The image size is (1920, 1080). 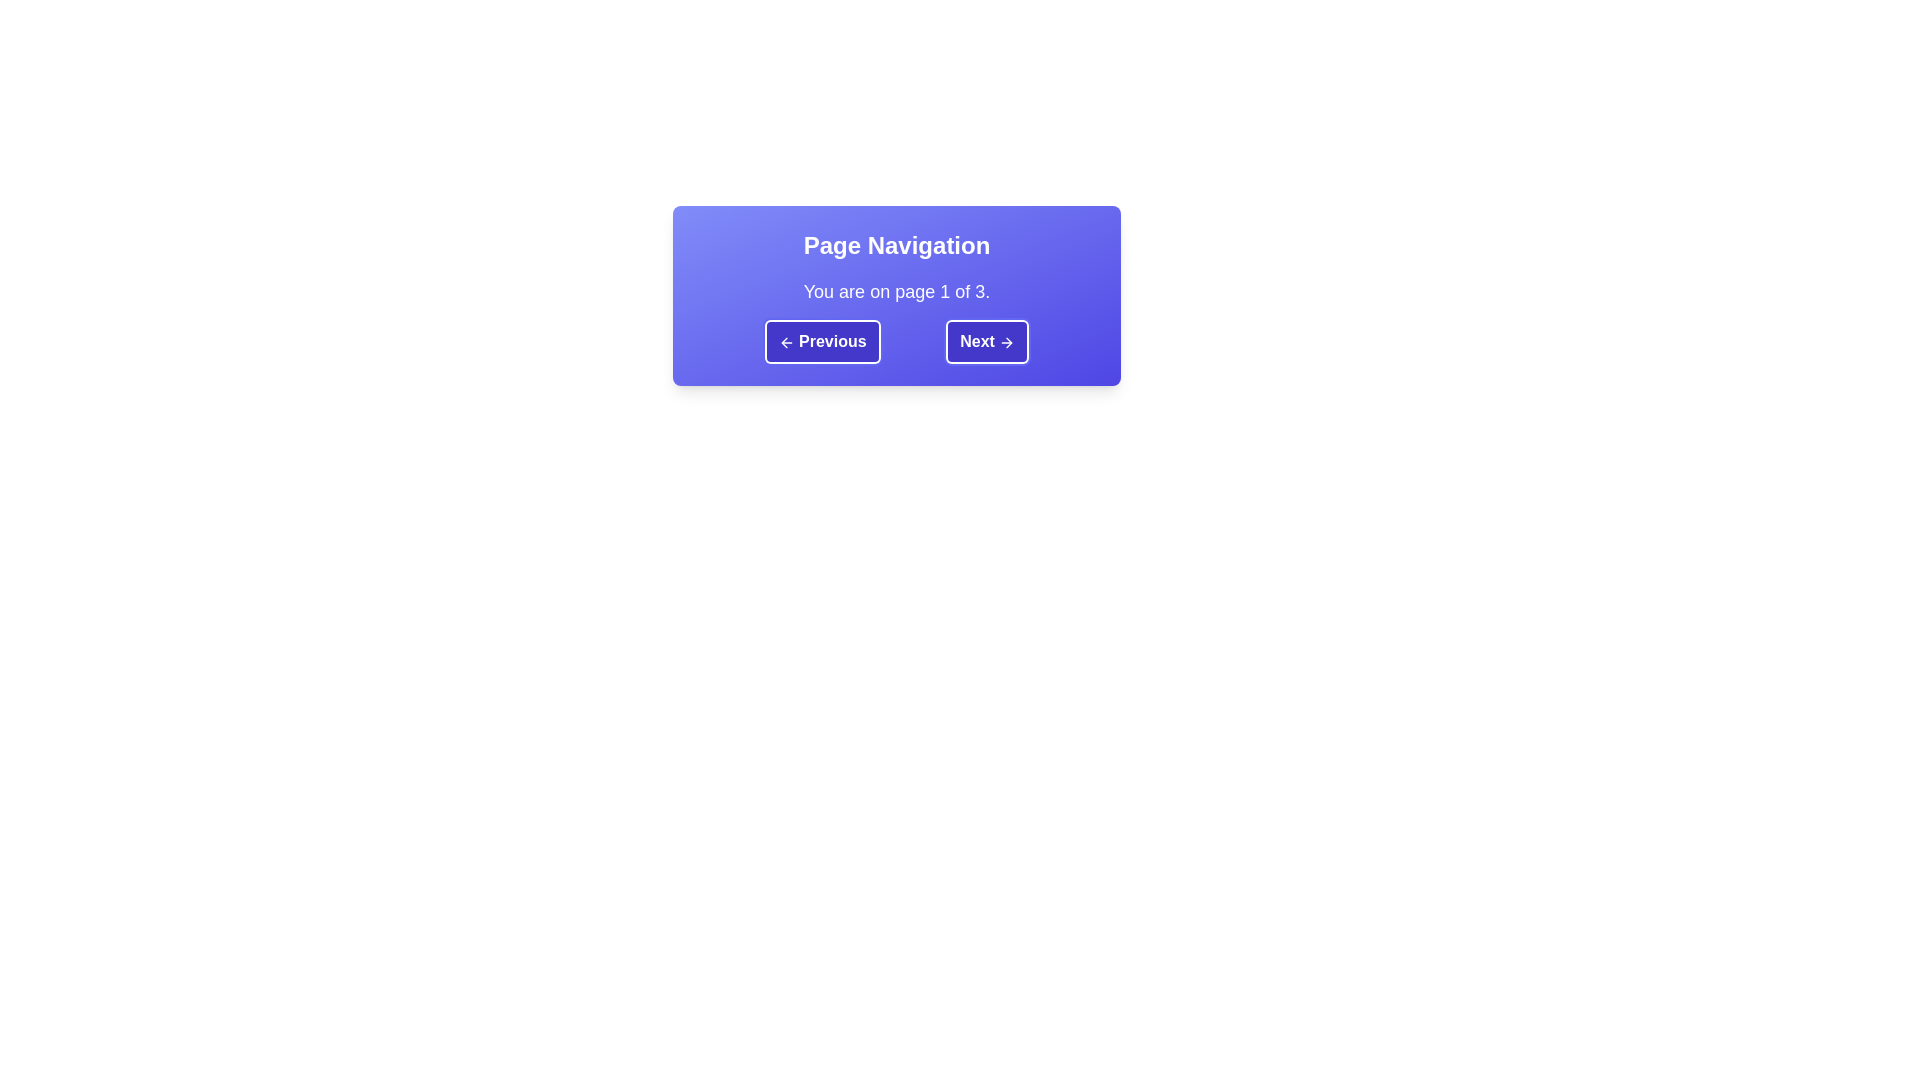 What do you see at coordinates (896, 245) in the screenshot?
I see `the 'Page Navigation' text header element for reading` at bounding box center [896, 245].